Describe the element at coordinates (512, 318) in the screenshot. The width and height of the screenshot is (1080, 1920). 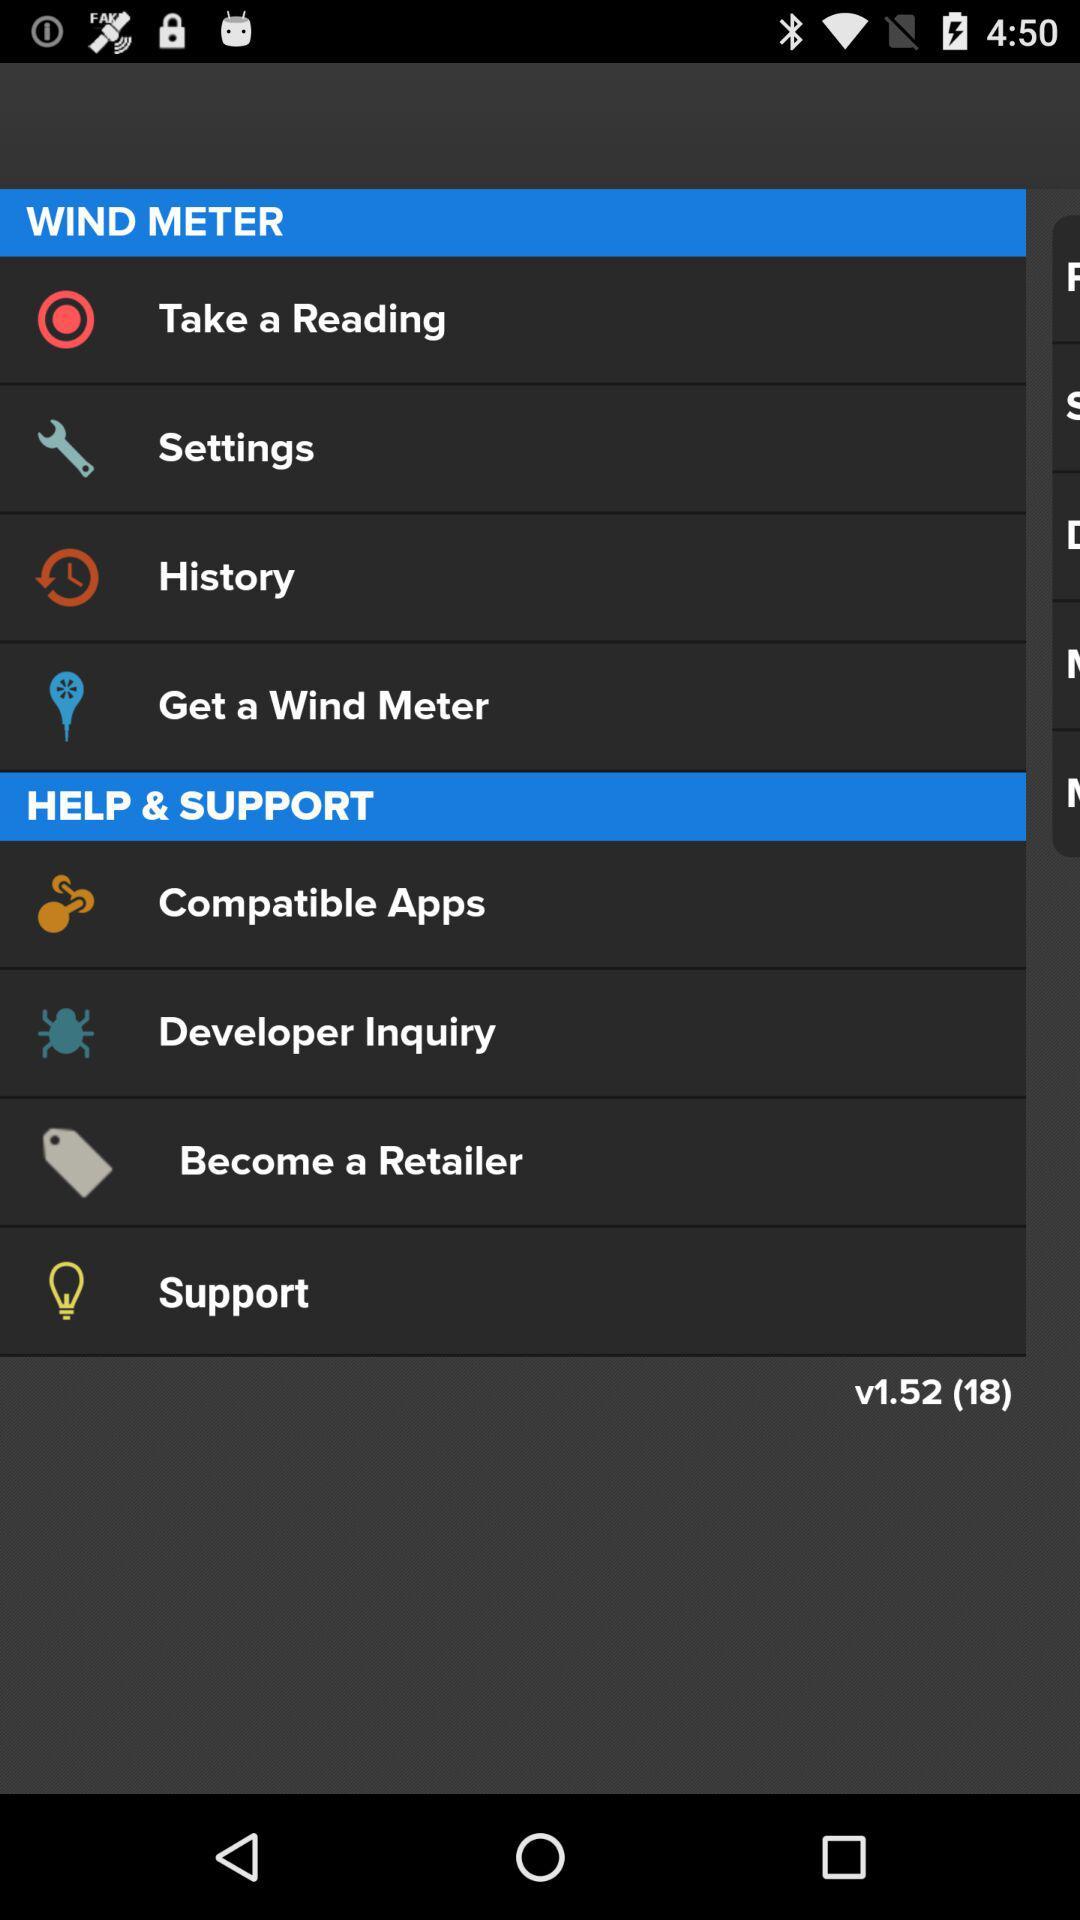
I see `the item below wind meter` at that location.